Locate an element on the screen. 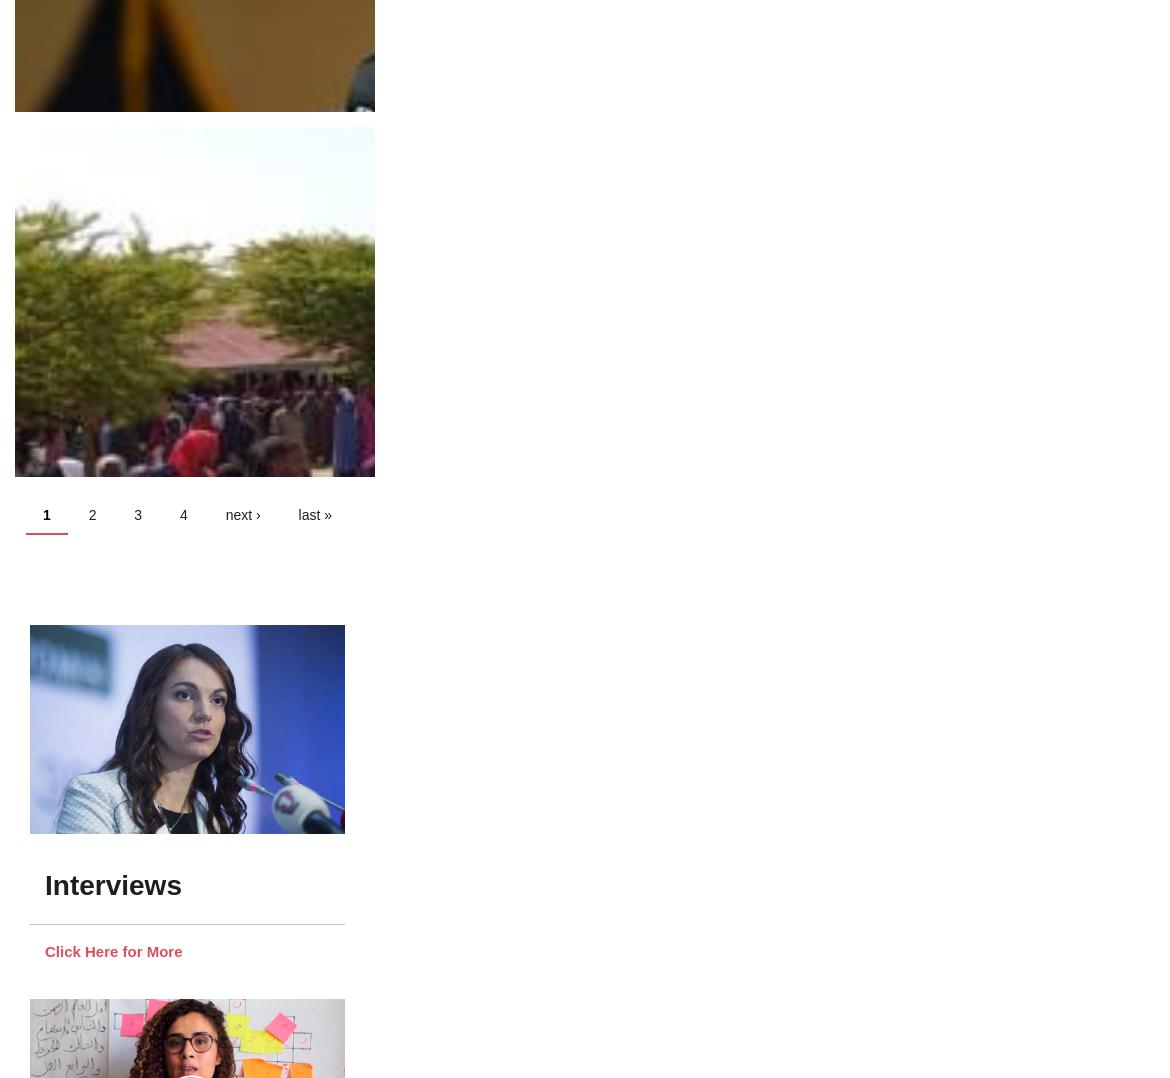 The image size is (1170, 1078). 'How two black women conquered US Senate primary politics' is located at coordinates (237, 494).